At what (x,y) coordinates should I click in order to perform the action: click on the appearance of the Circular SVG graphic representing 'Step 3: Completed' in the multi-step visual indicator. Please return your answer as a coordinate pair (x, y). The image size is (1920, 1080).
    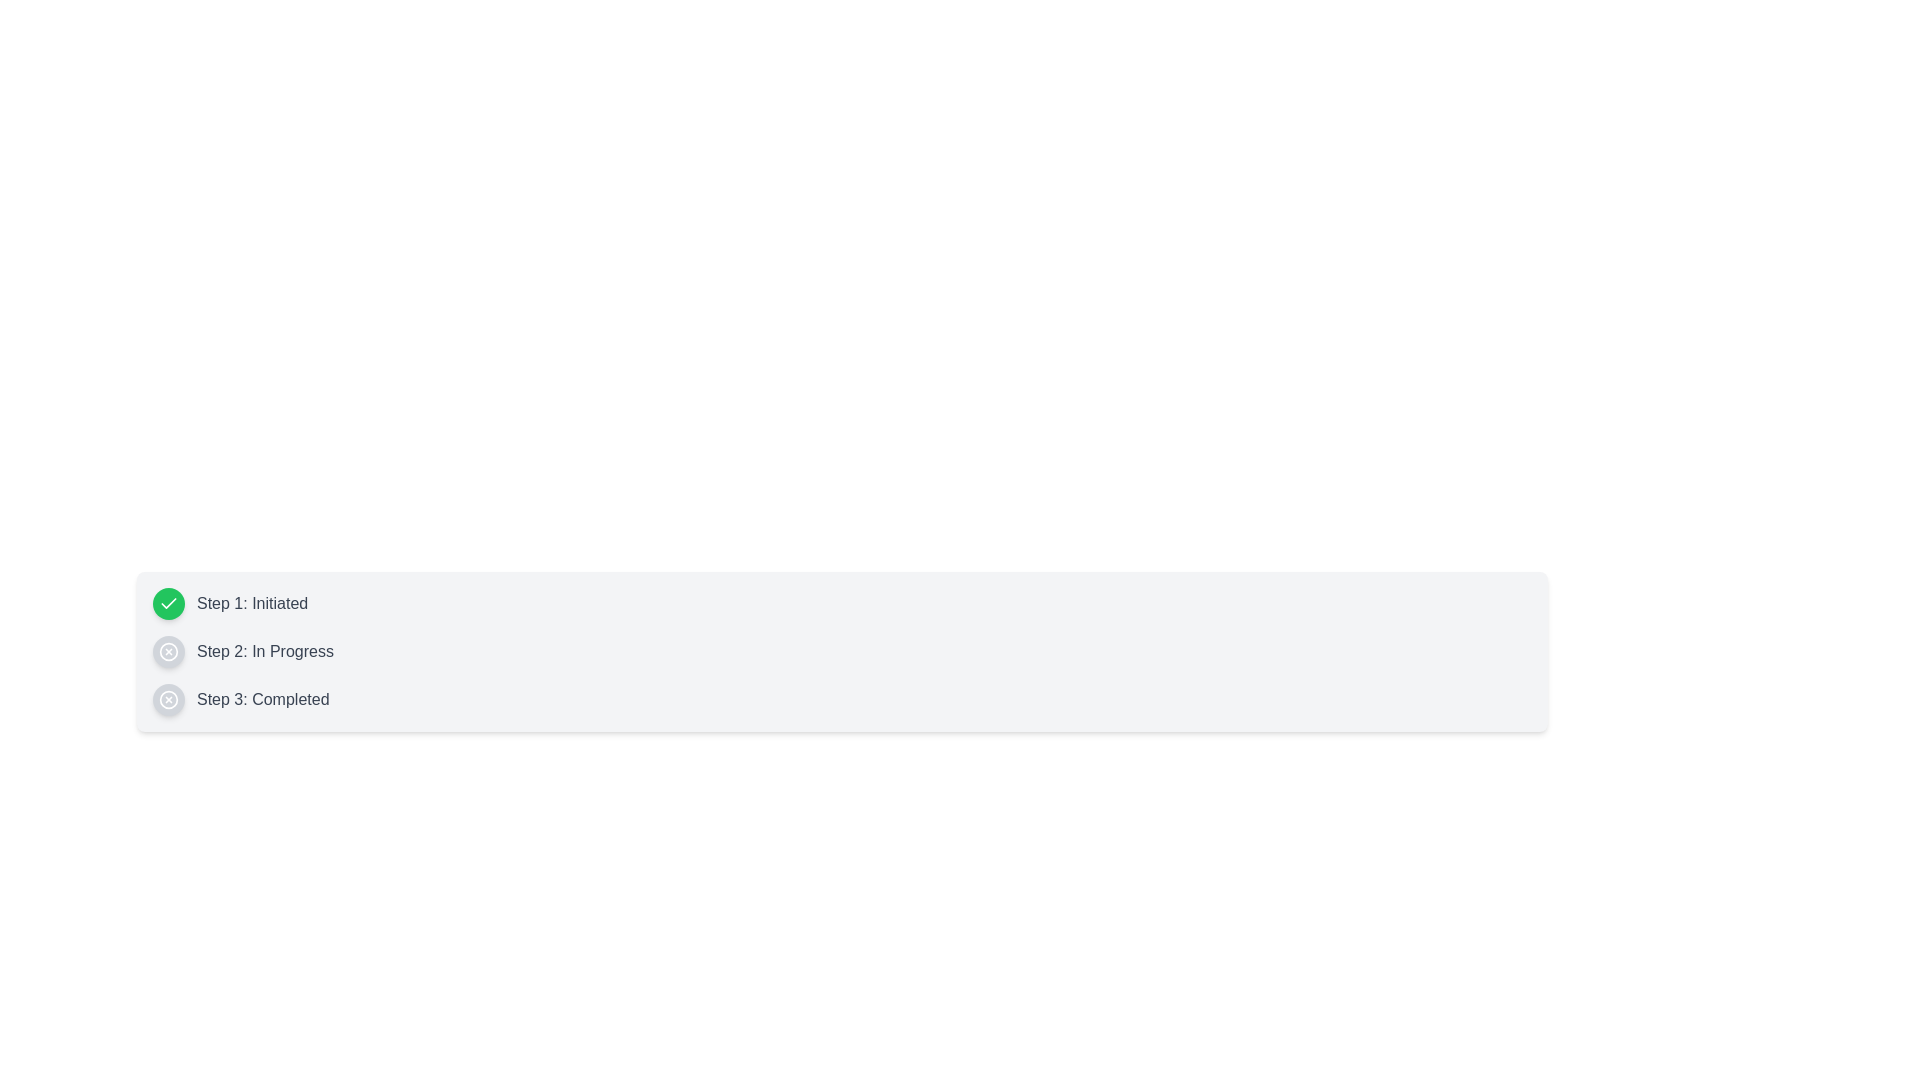
    Looking at the image, I should click on (168, 698).